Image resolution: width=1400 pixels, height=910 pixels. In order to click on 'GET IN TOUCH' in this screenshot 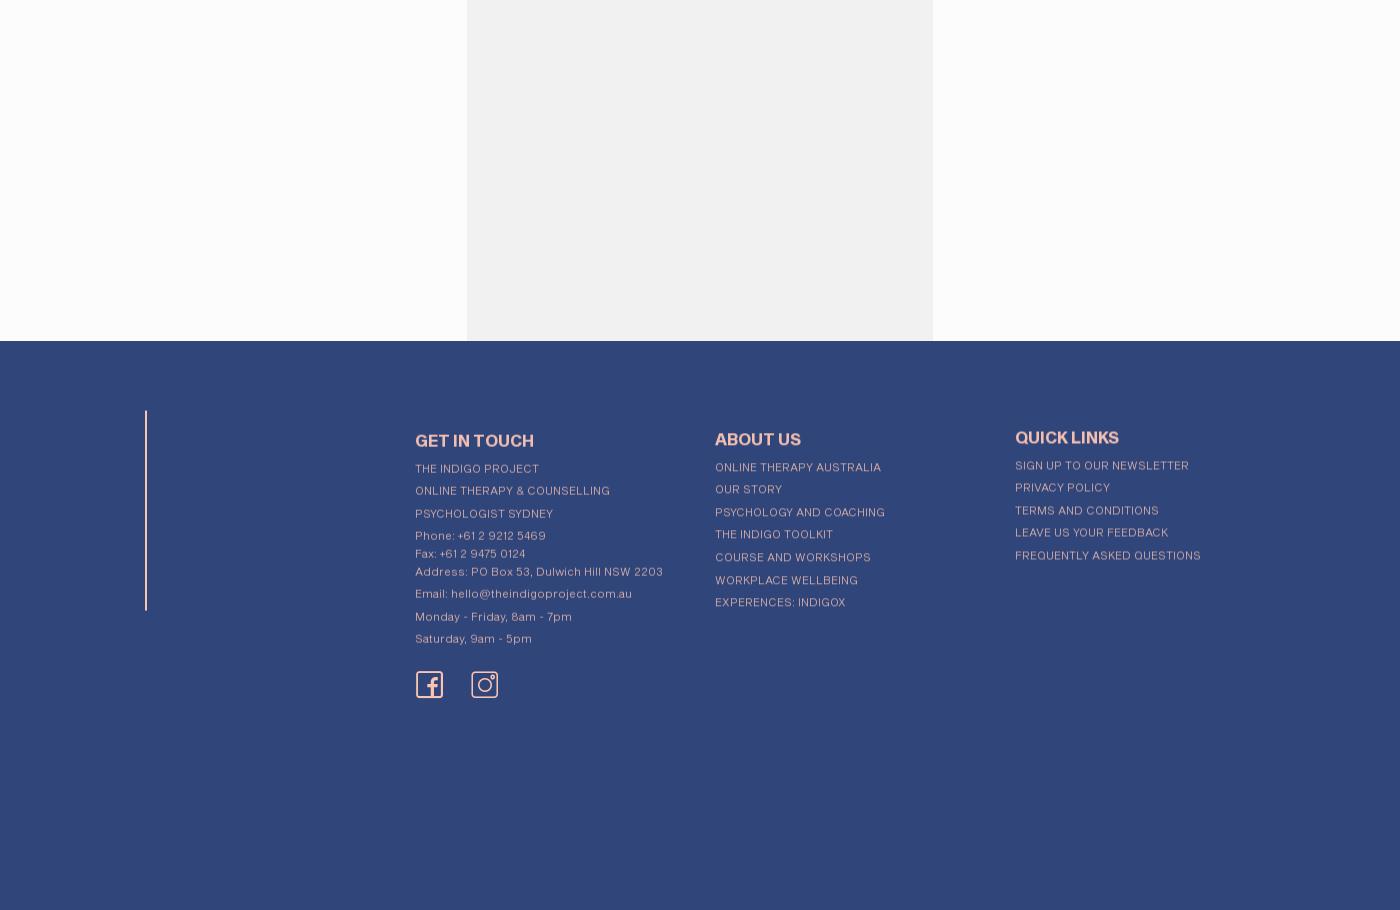, I will do `click(474, 431)`.